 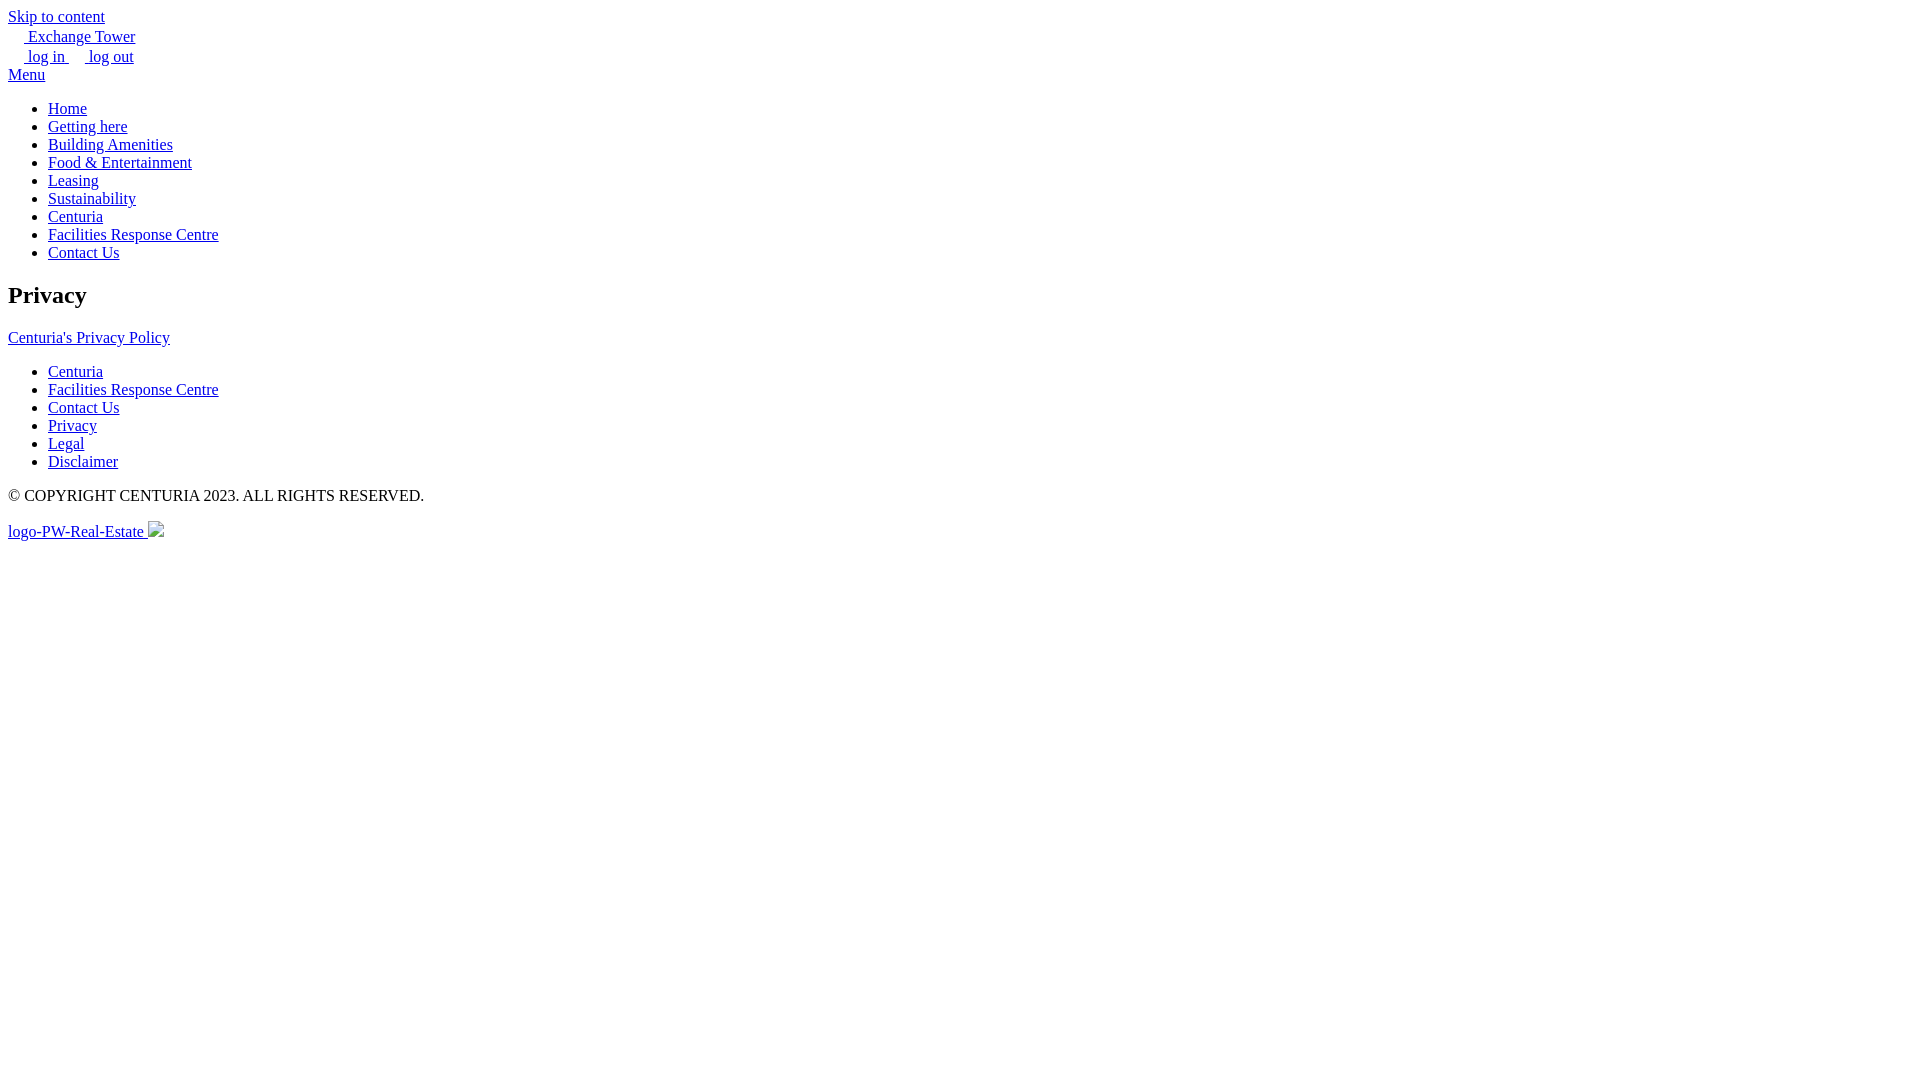 I want to click on 'Getting here', so click(x=86, y=126).